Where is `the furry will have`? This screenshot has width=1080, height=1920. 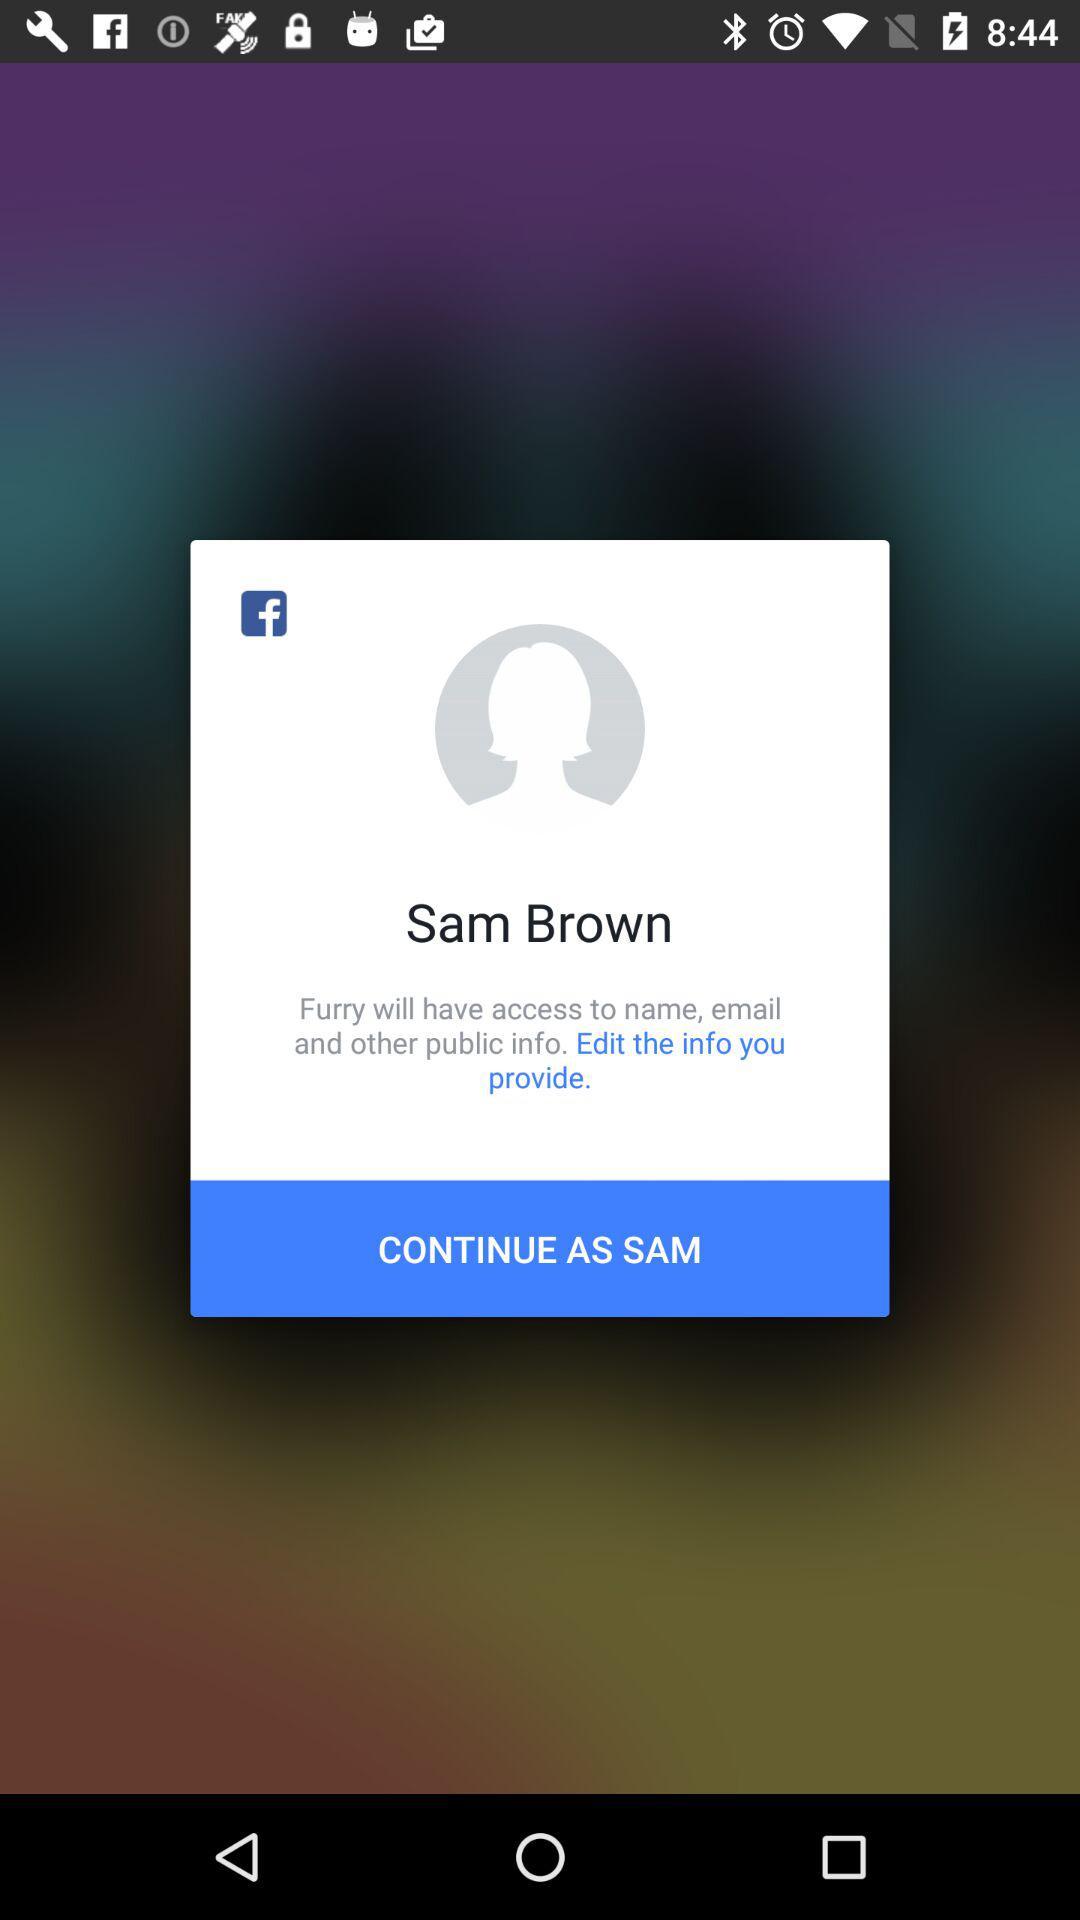
the furry will have is located at coordinates (540, 1041).